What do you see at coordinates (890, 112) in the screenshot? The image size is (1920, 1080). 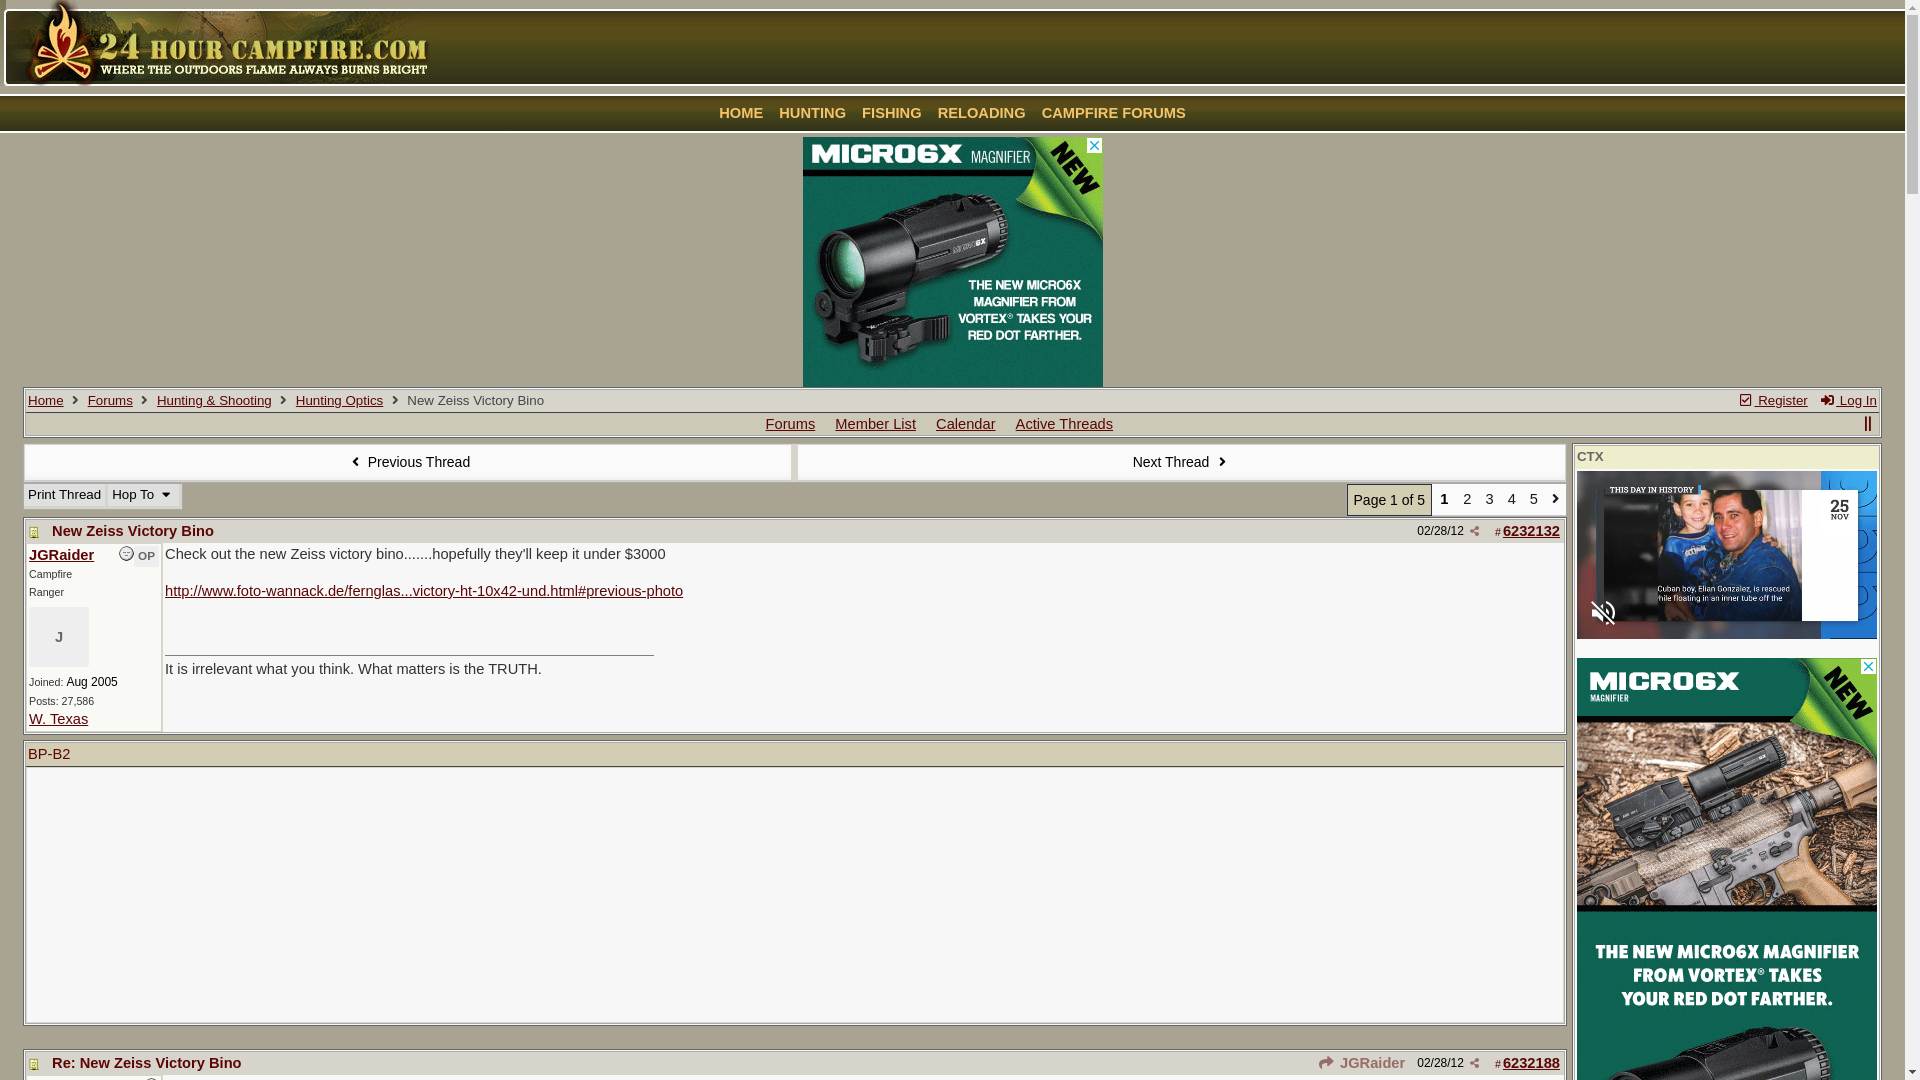 I see `'FISHING'` at bounding box center [890, 112].